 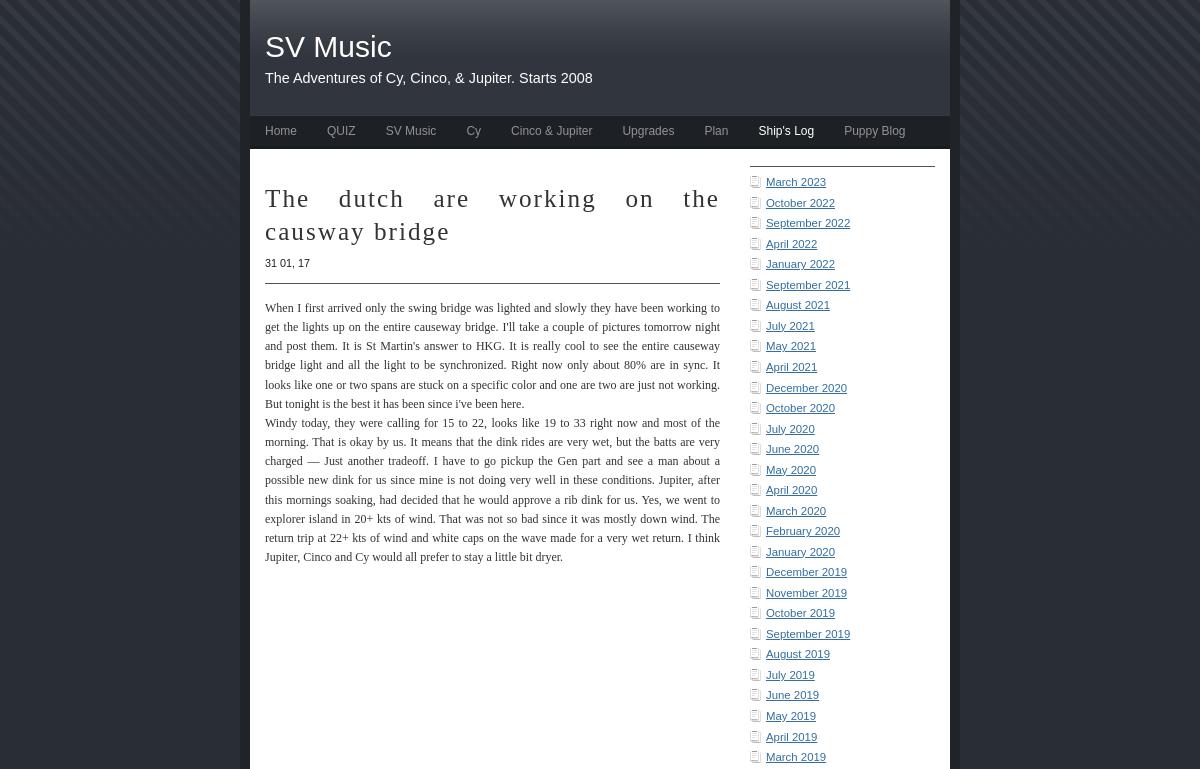 What do you see at coordinates (791, 695) in the screenshot?
I see `'June 2019'` at bounding box center [791, 695].